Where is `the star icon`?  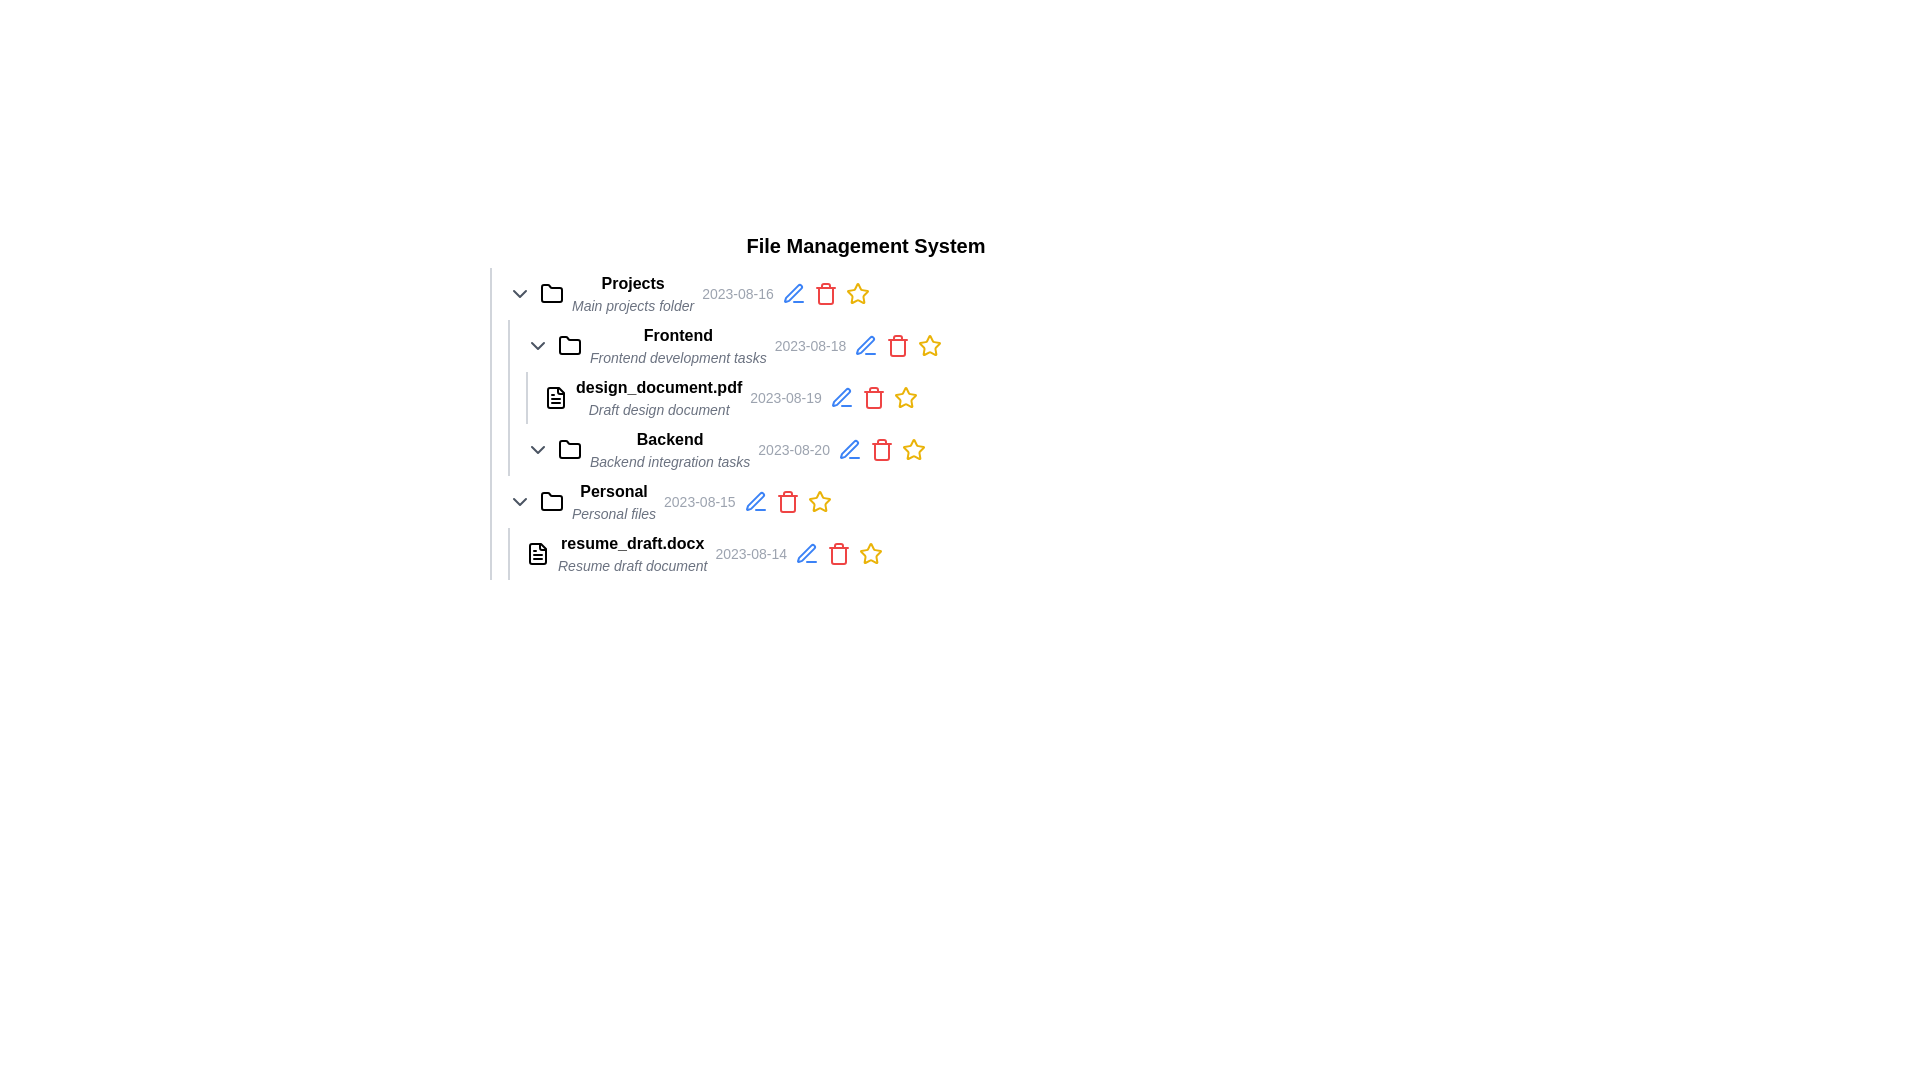
the star icon is located at coordinates (857, 293).